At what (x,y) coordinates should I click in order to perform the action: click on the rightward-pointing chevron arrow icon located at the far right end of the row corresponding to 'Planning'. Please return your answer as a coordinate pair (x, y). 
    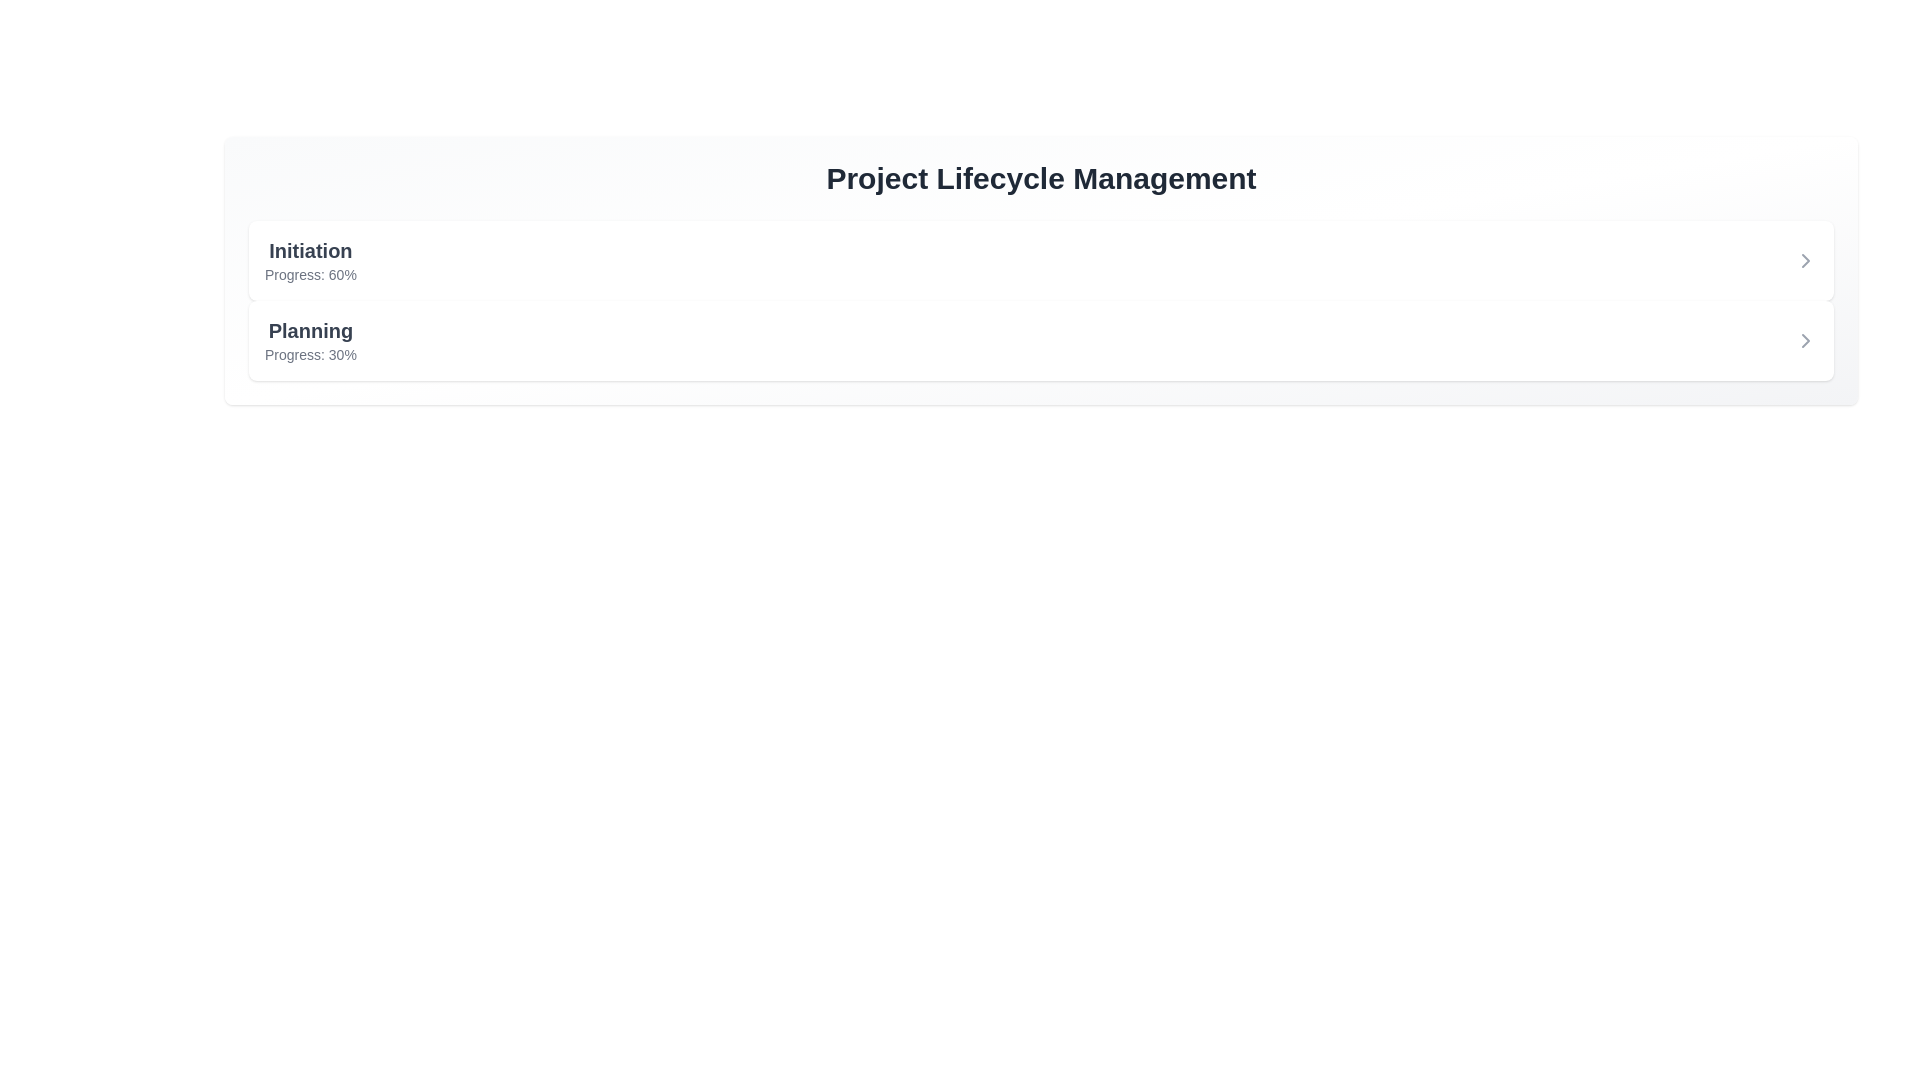
    Looking at the image, I should click on (1805, 260).